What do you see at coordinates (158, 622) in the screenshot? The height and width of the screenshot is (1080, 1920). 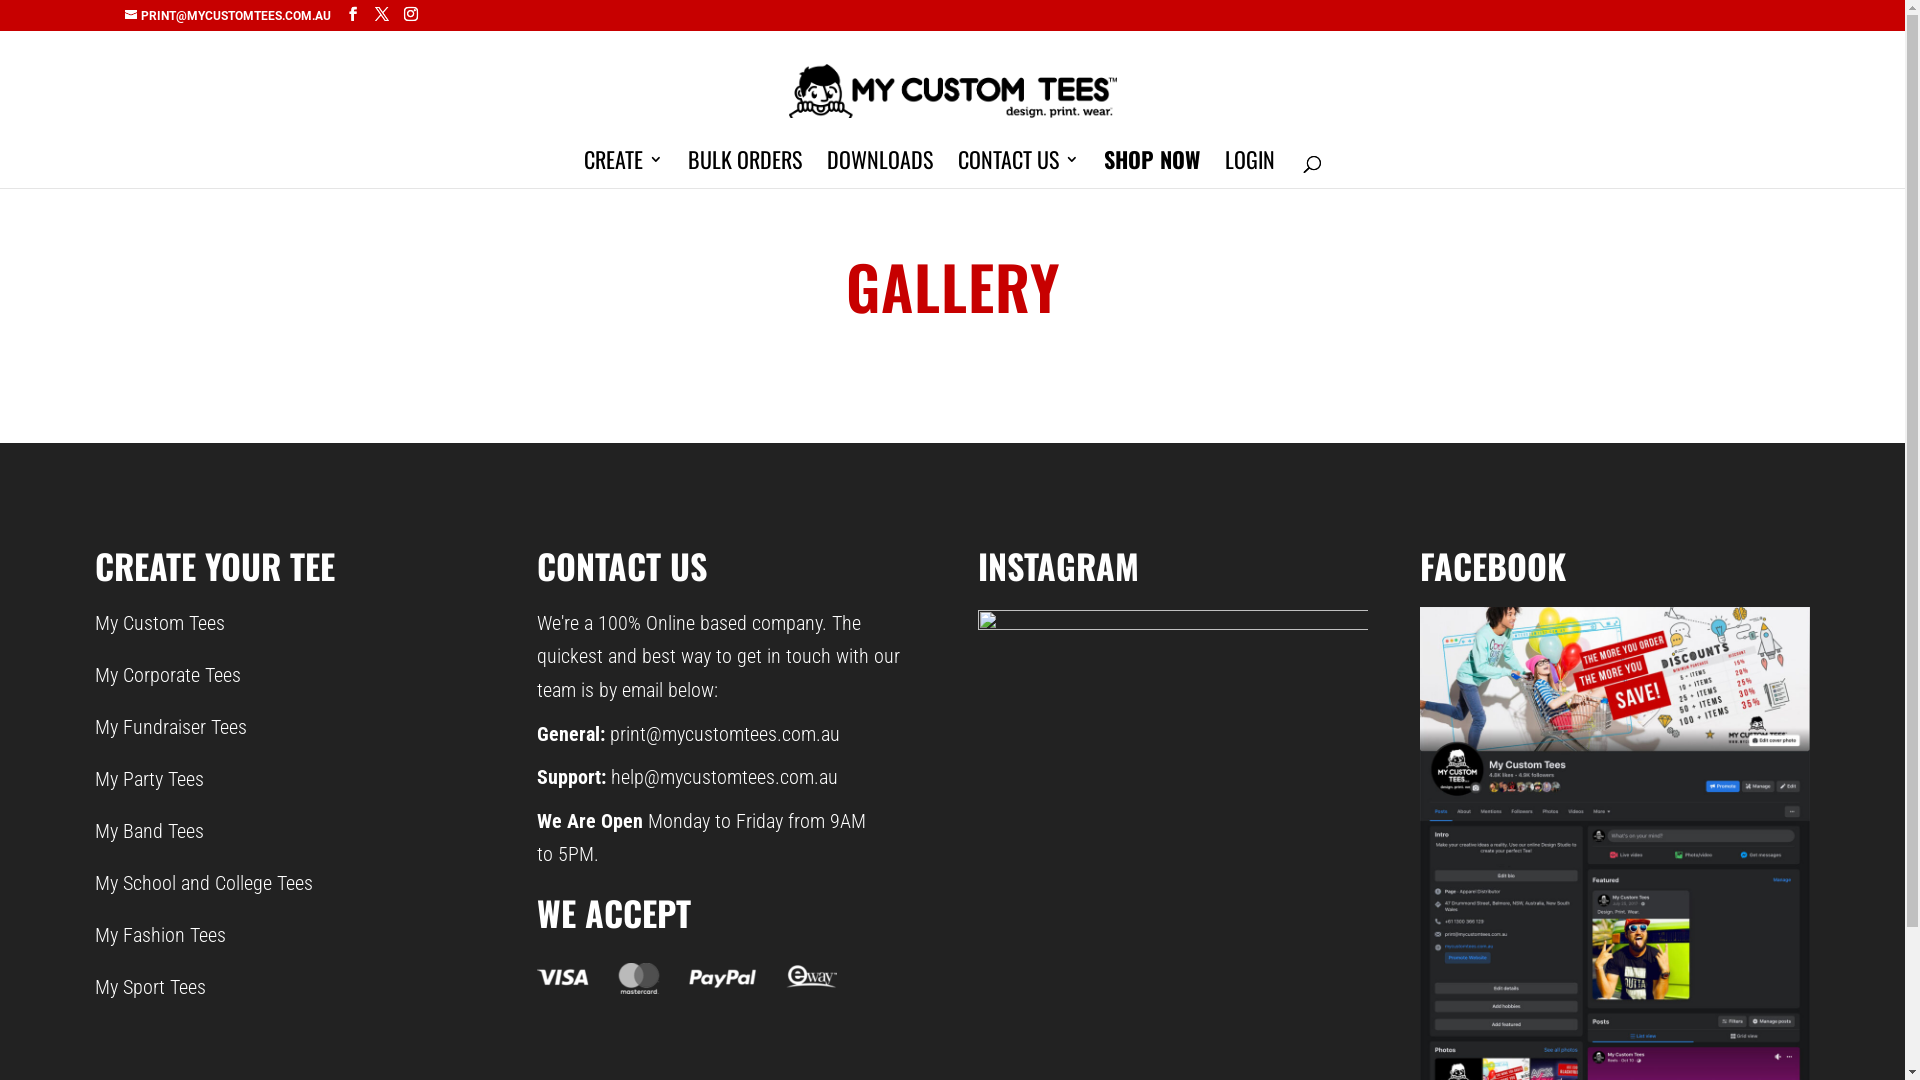 I see `'My Custom Tees'` at bounding box center [158, 622].